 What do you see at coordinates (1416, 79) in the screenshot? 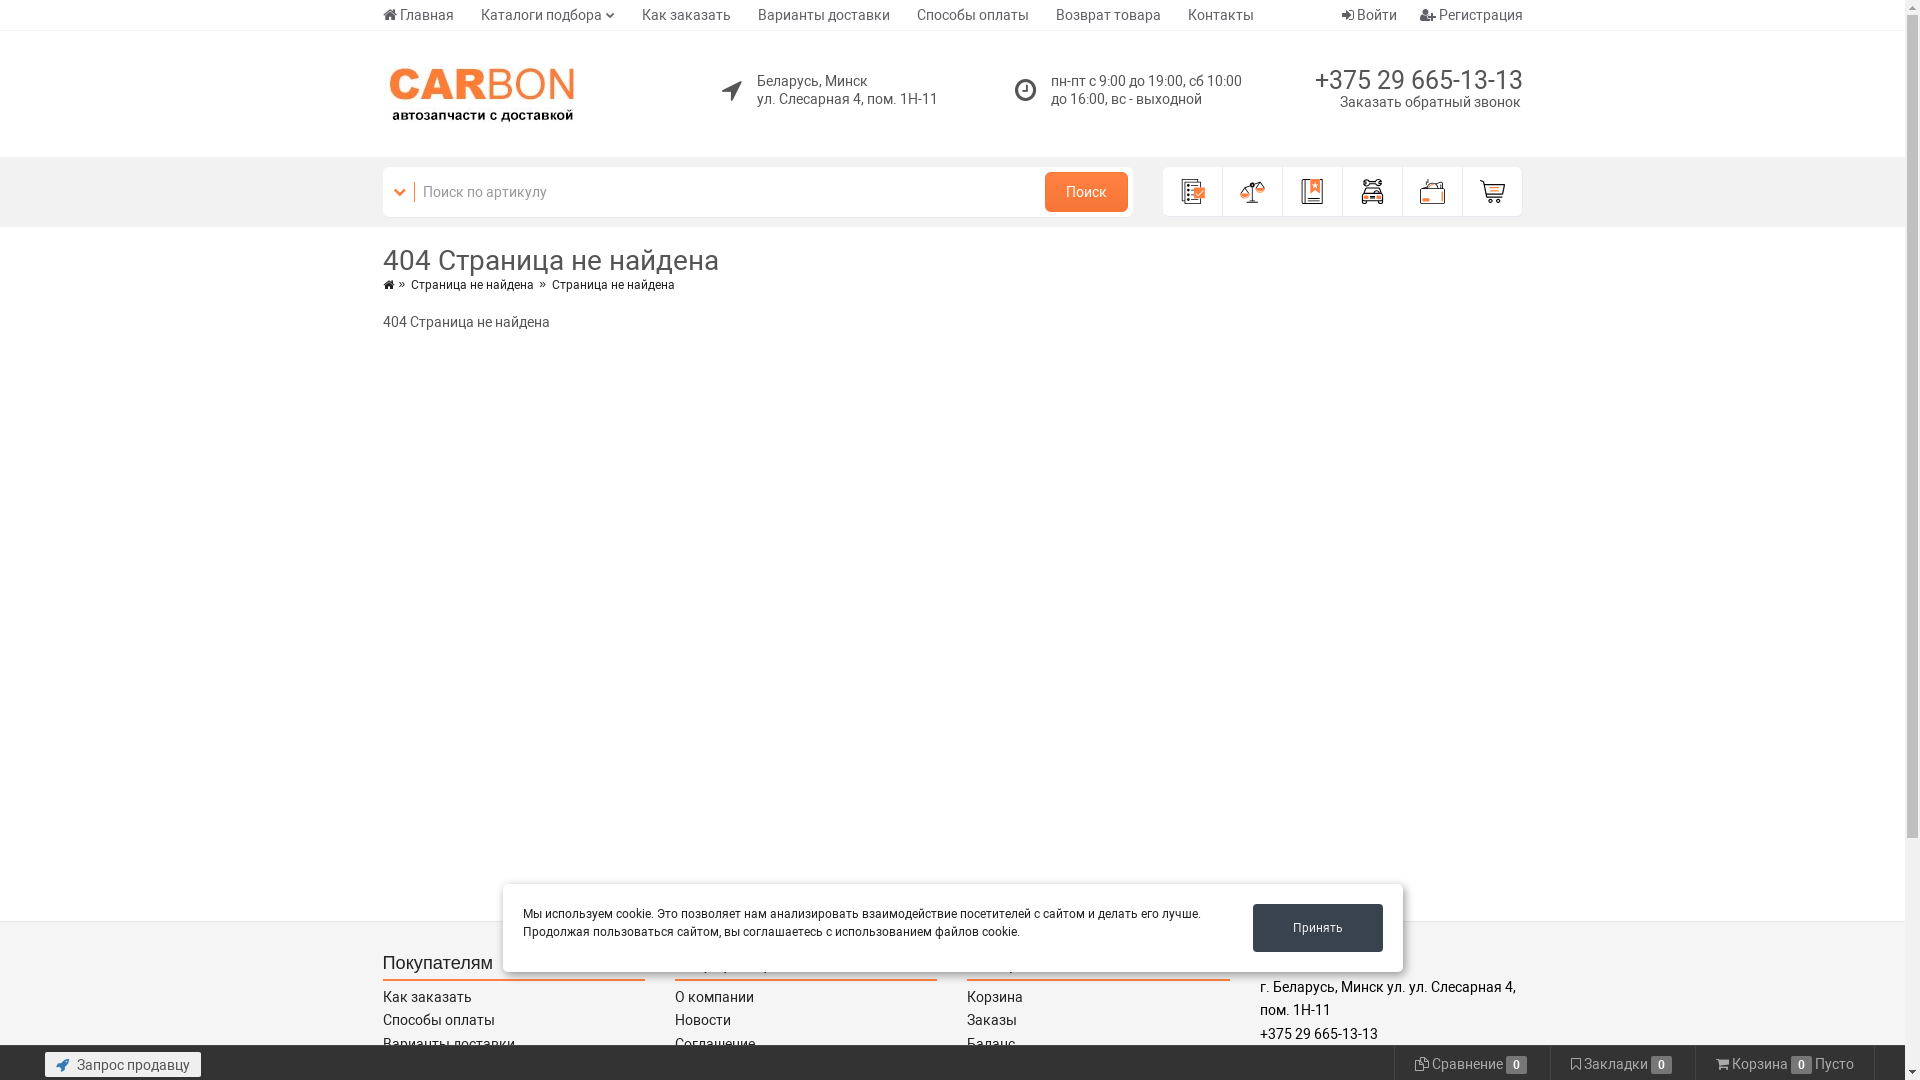
I see `'+375 29 665-13-13'` at bounding box center [1416, 79].